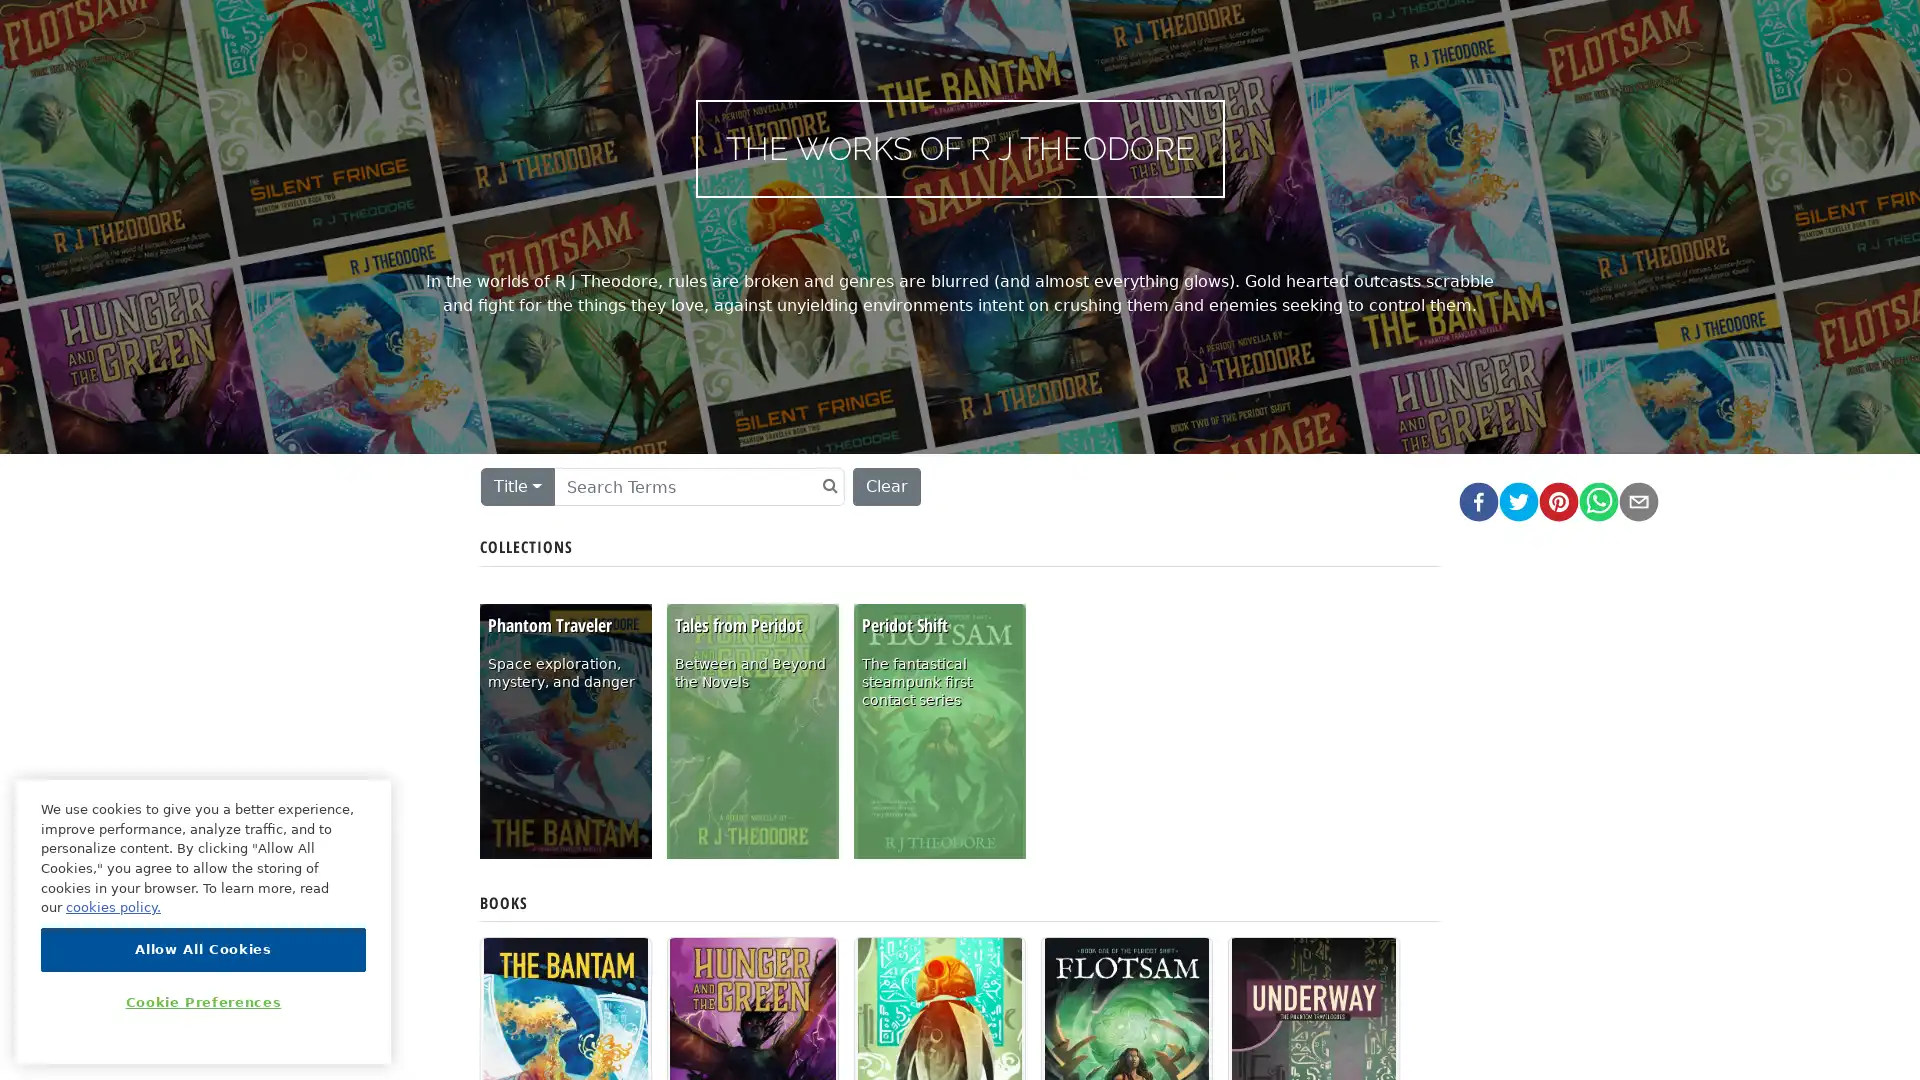  I want to click on whatsapp, so click(1597, 499).